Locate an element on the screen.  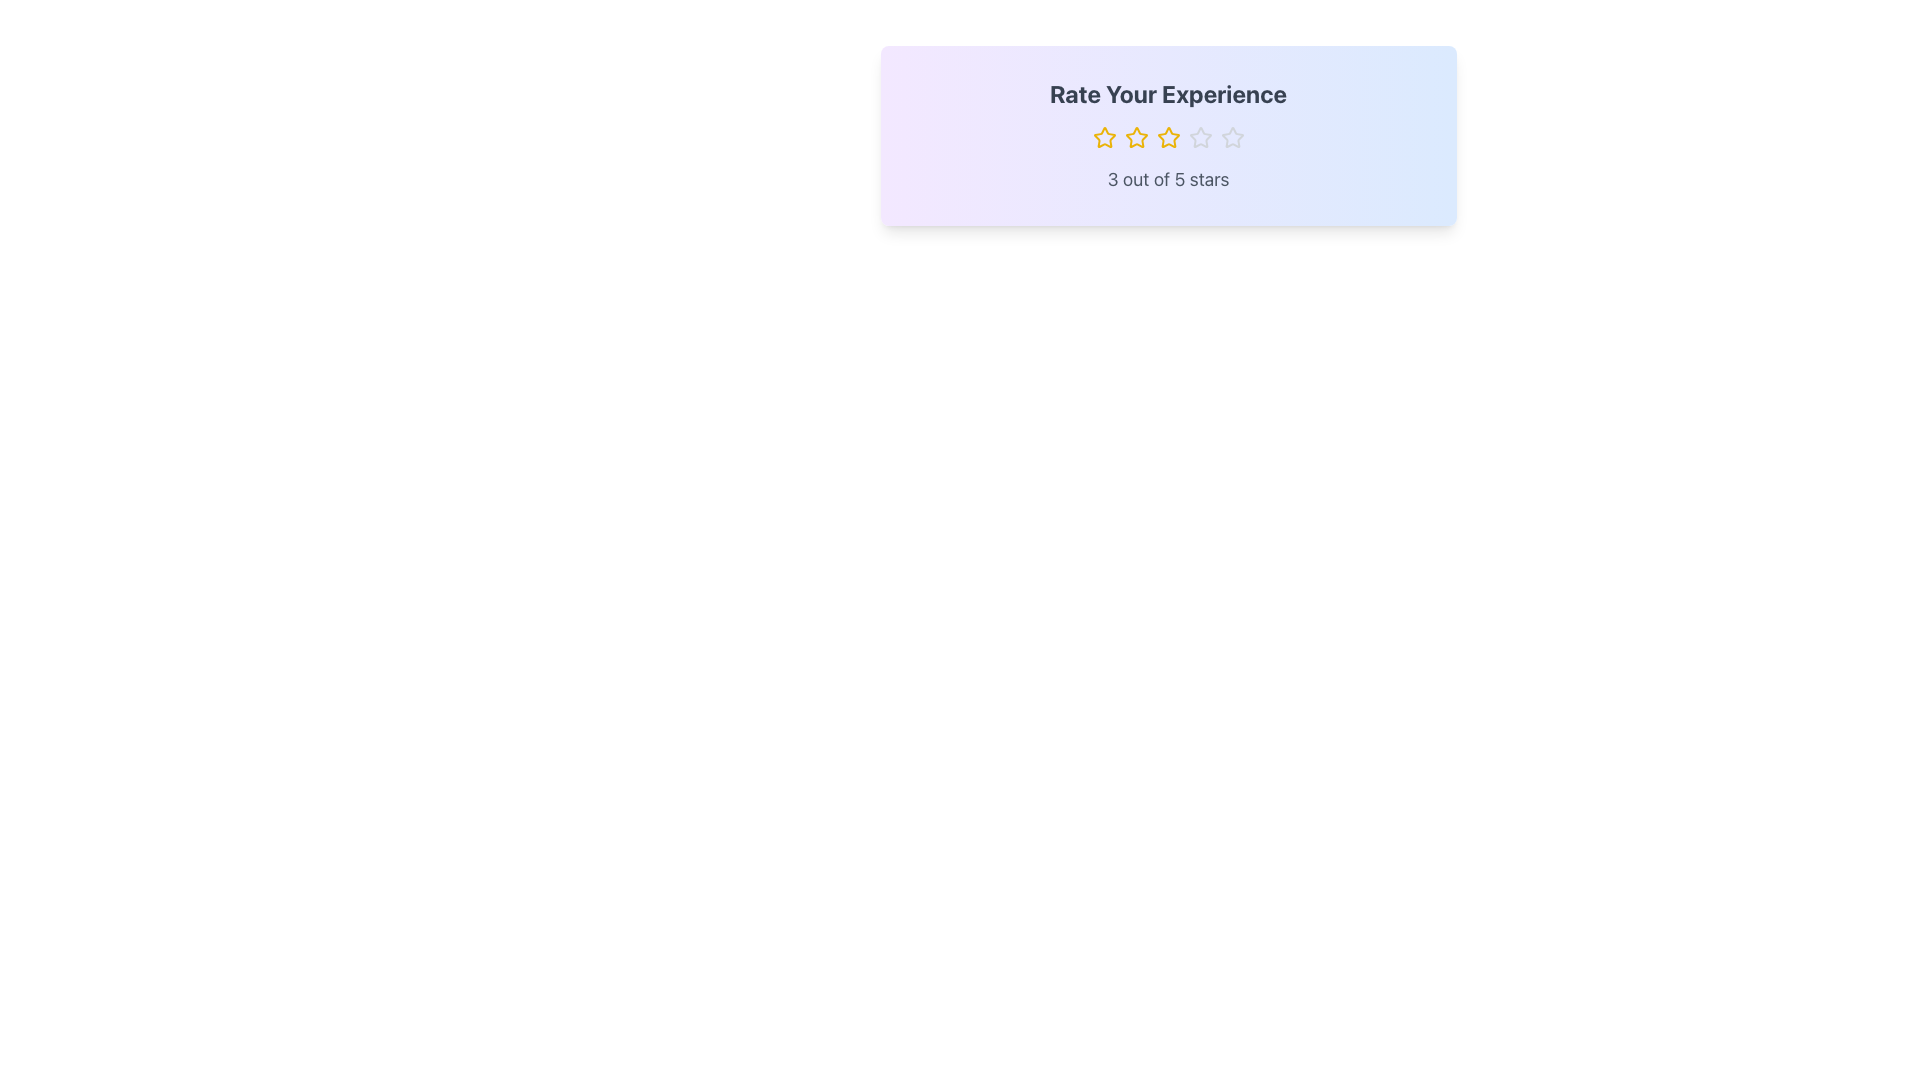
the third star icon in the 5-star rating component is located at coordinates (1168, 136).